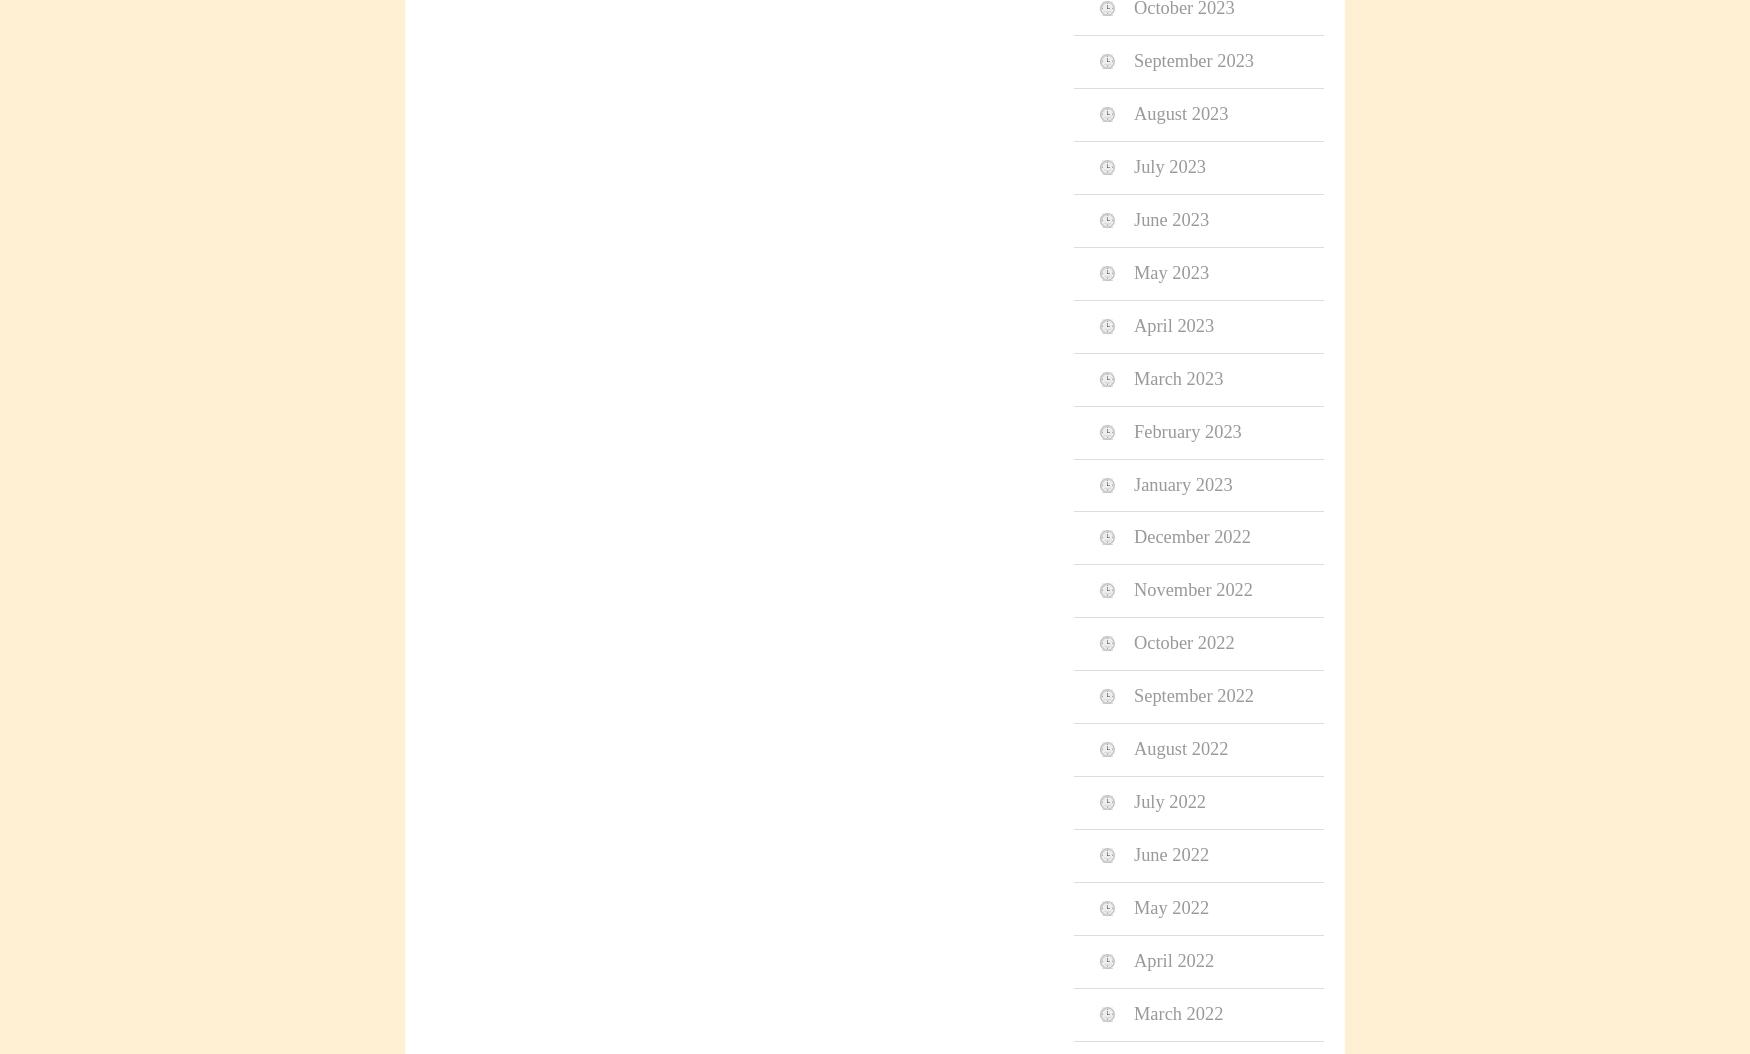 Image resolution: width=1750 pixels, height=1054 pixels. Describe the element at coordinates (1183, 643) in the screenshot. I see `'October 2022'` at that location.